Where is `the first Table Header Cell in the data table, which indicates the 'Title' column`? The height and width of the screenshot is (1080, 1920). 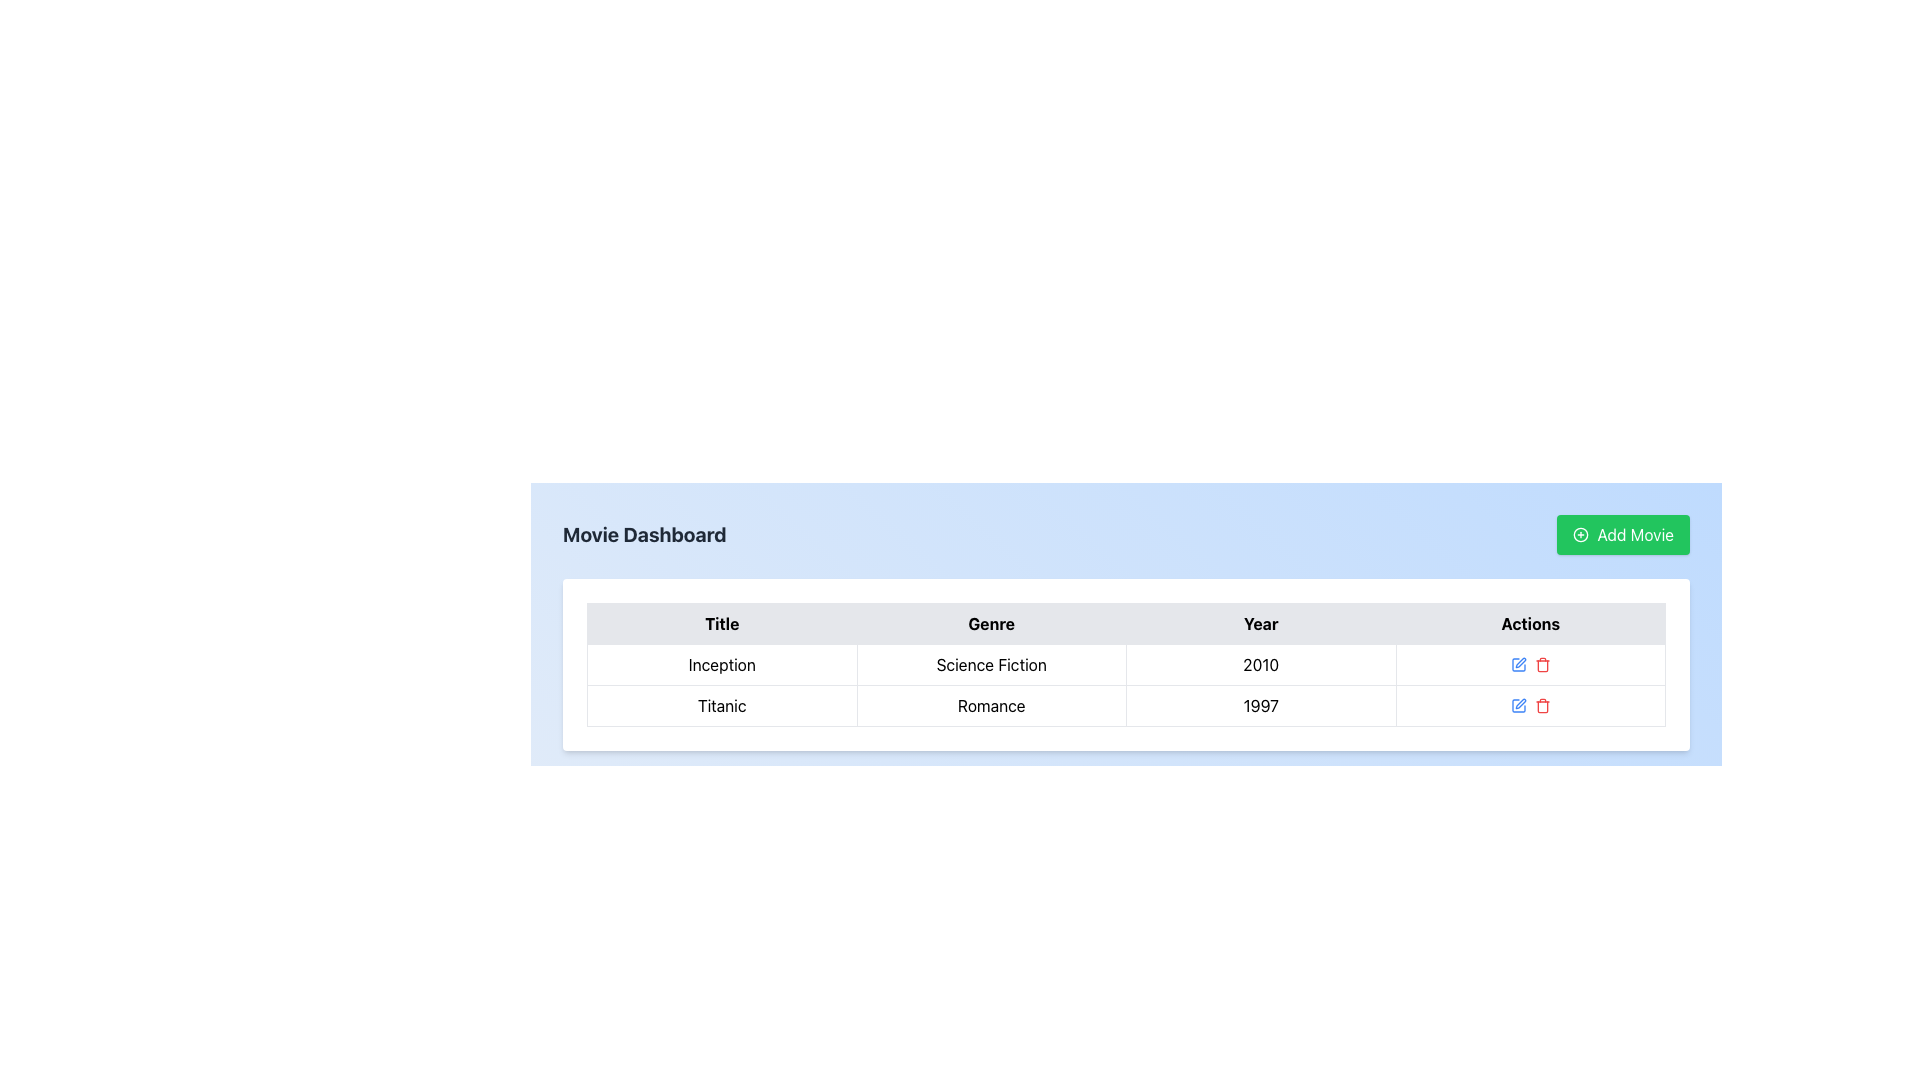
the first Table Header Cell in the data table, which indicates the 'Title' column is located at coordinates (721, 623).